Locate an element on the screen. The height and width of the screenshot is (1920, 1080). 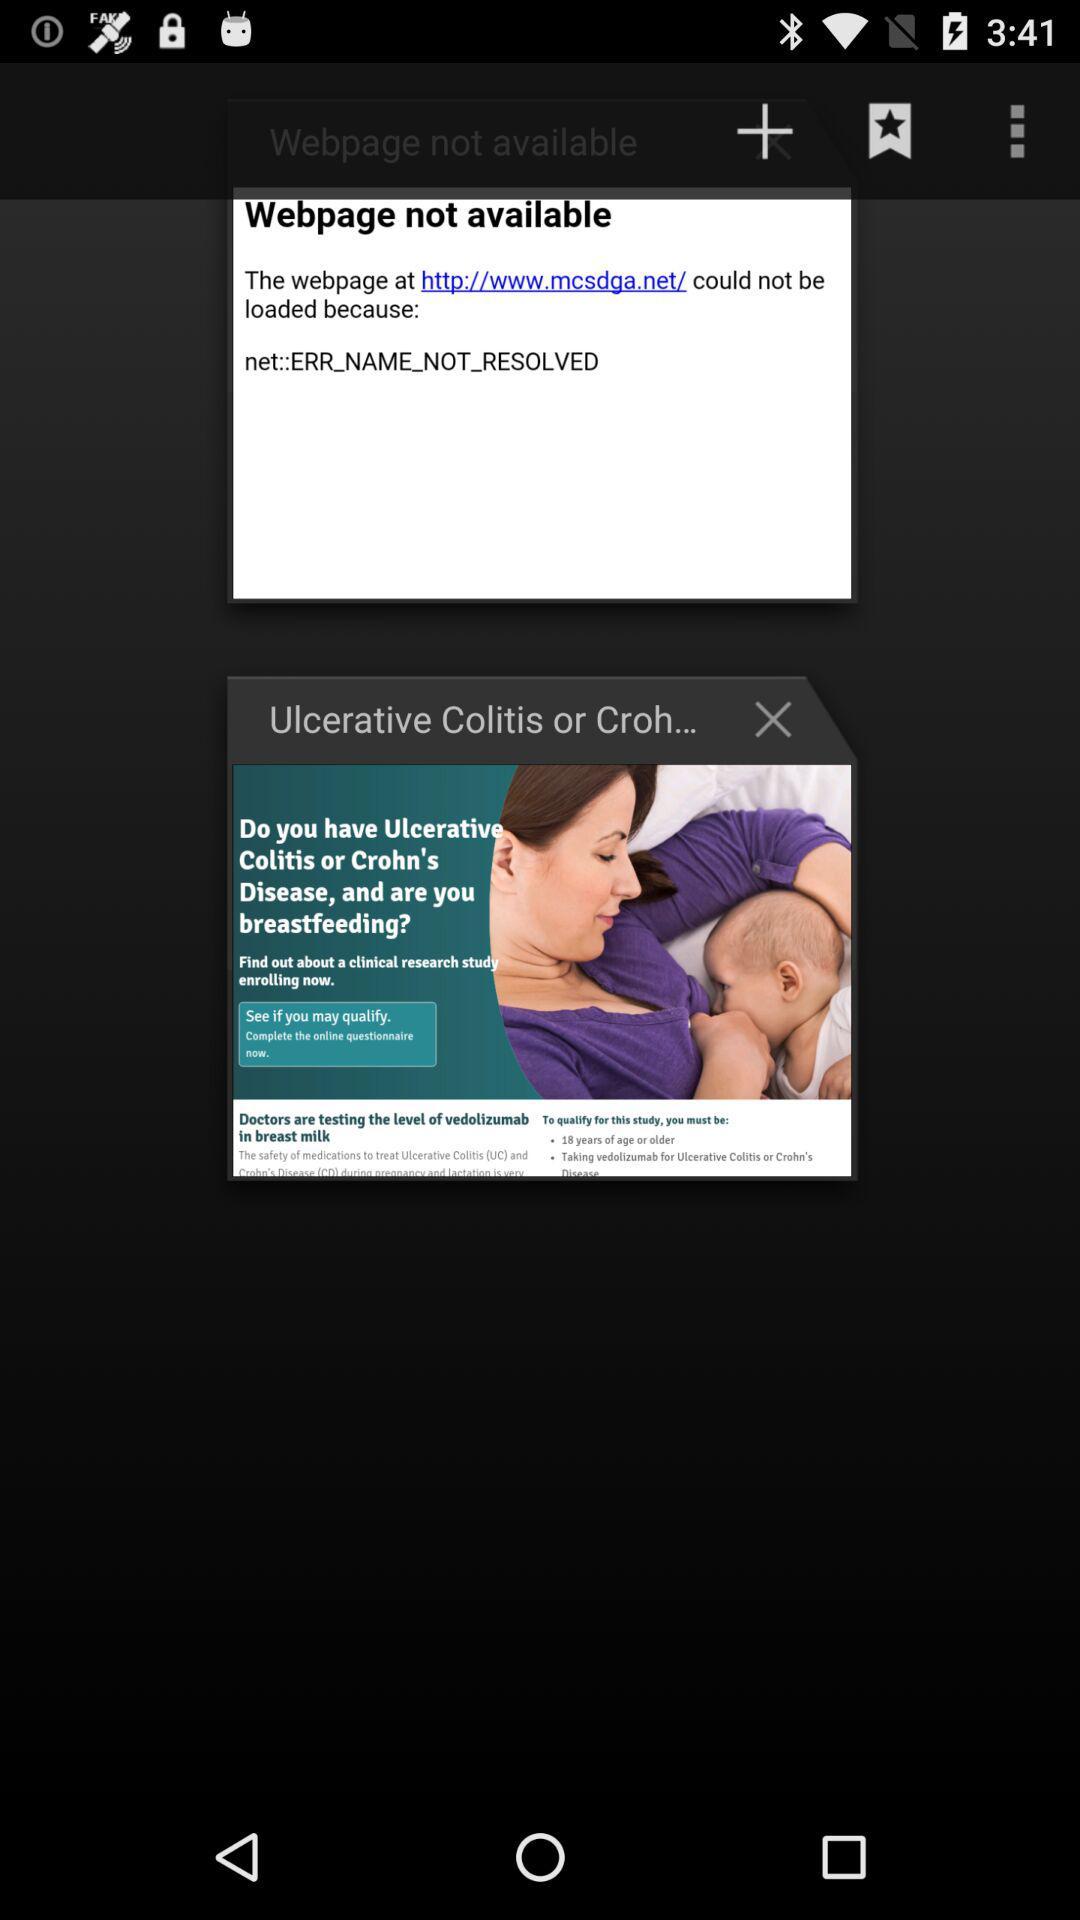
the plus icon is located at coordinates (764, 130).